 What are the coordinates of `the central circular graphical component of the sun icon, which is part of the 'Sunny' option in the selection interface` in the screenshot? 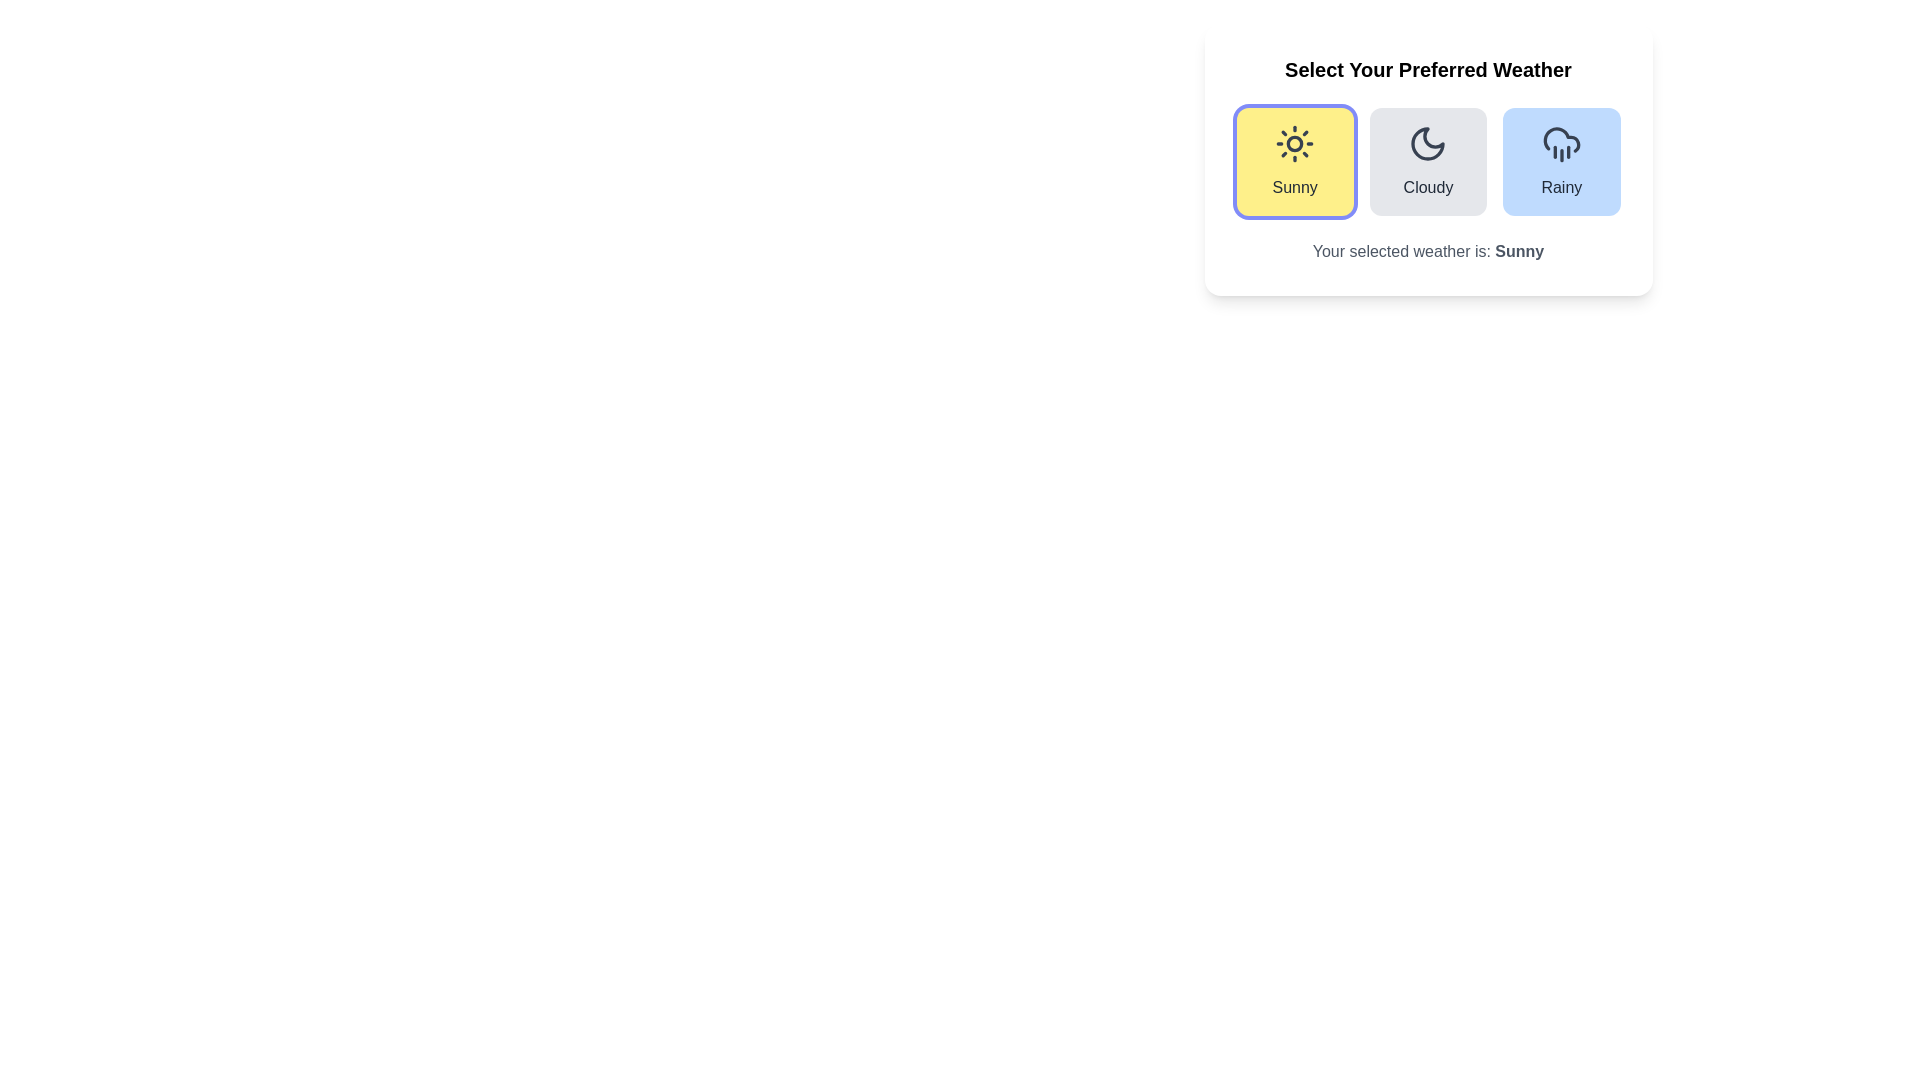 It's located at (1295, 142).